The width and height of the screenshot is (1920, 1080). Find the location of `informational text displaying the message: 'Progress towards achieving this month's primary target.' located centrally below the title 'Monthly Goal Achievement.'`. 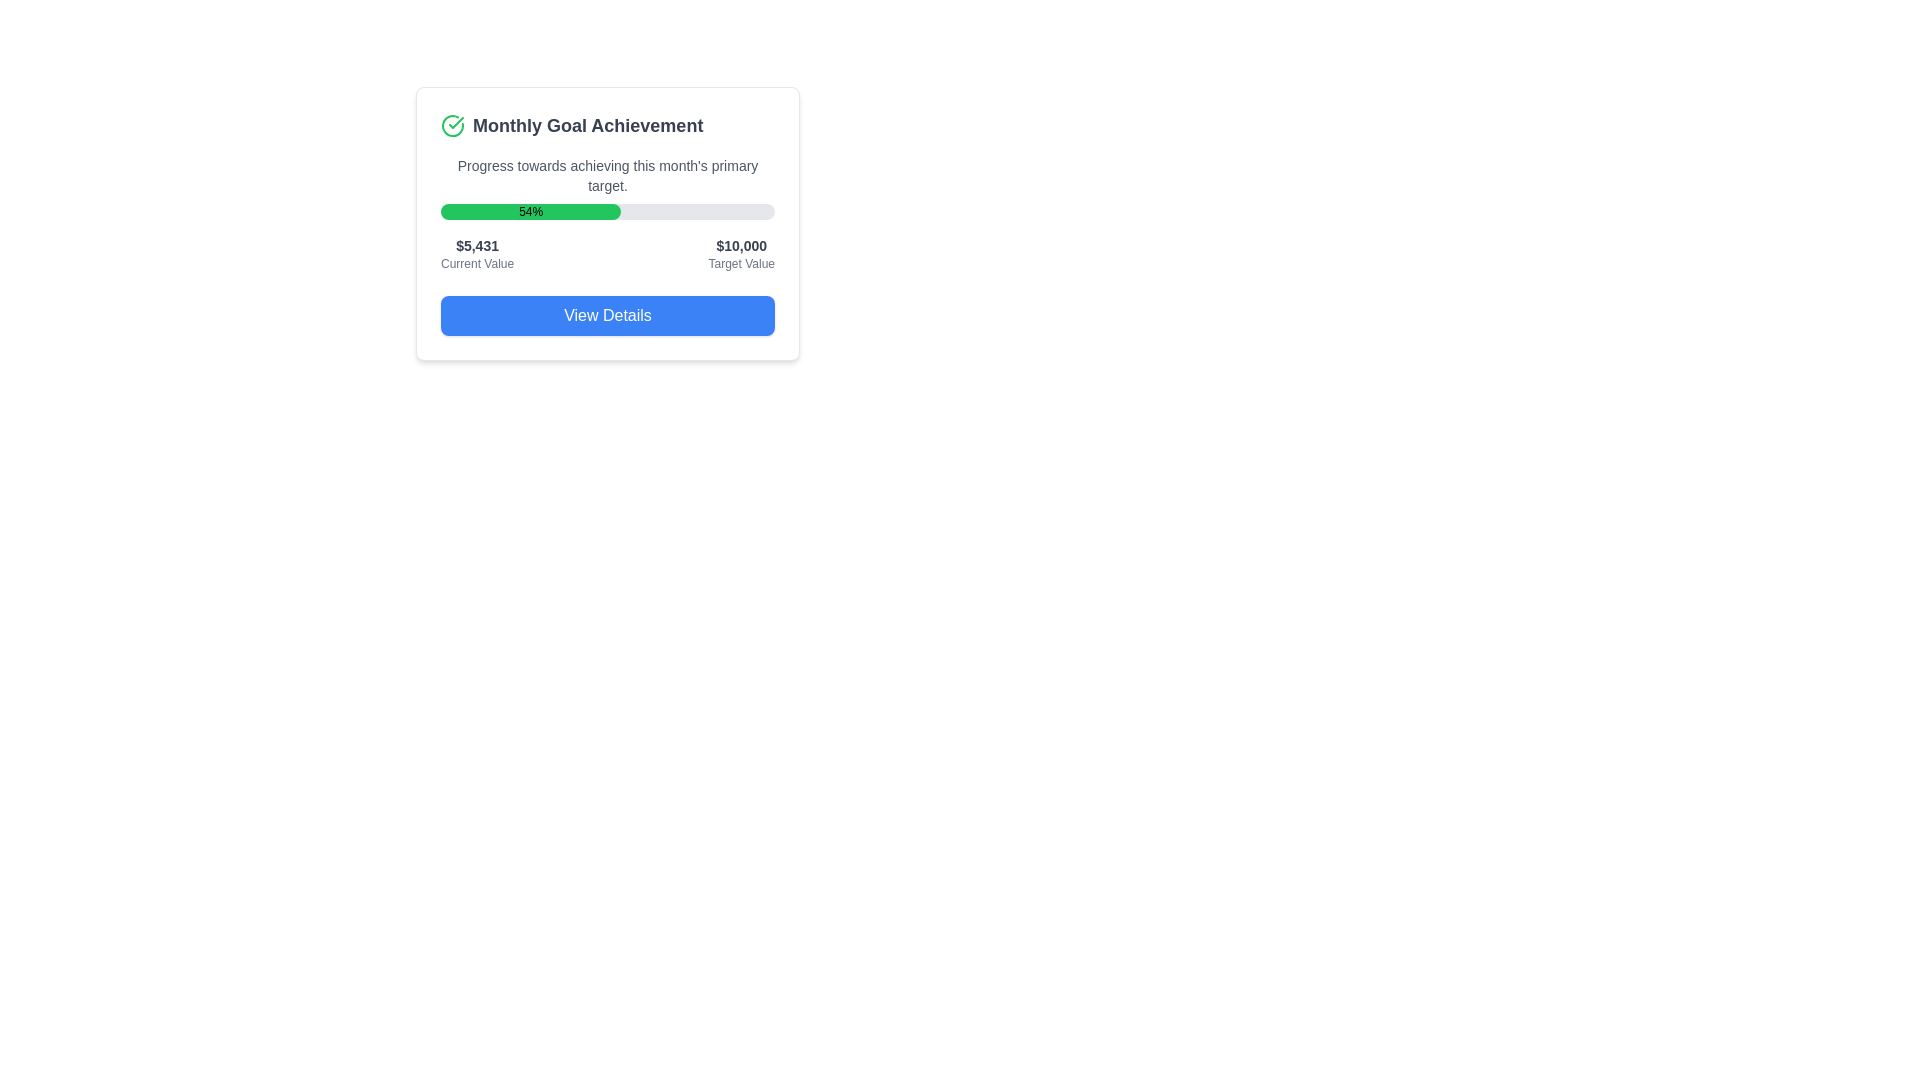

informational text displaying the message: 'Progress towards achieving this month's primary target.' located centrally below the title 'Monthly Goal Achievement.' is located at coordinates (607, 175).